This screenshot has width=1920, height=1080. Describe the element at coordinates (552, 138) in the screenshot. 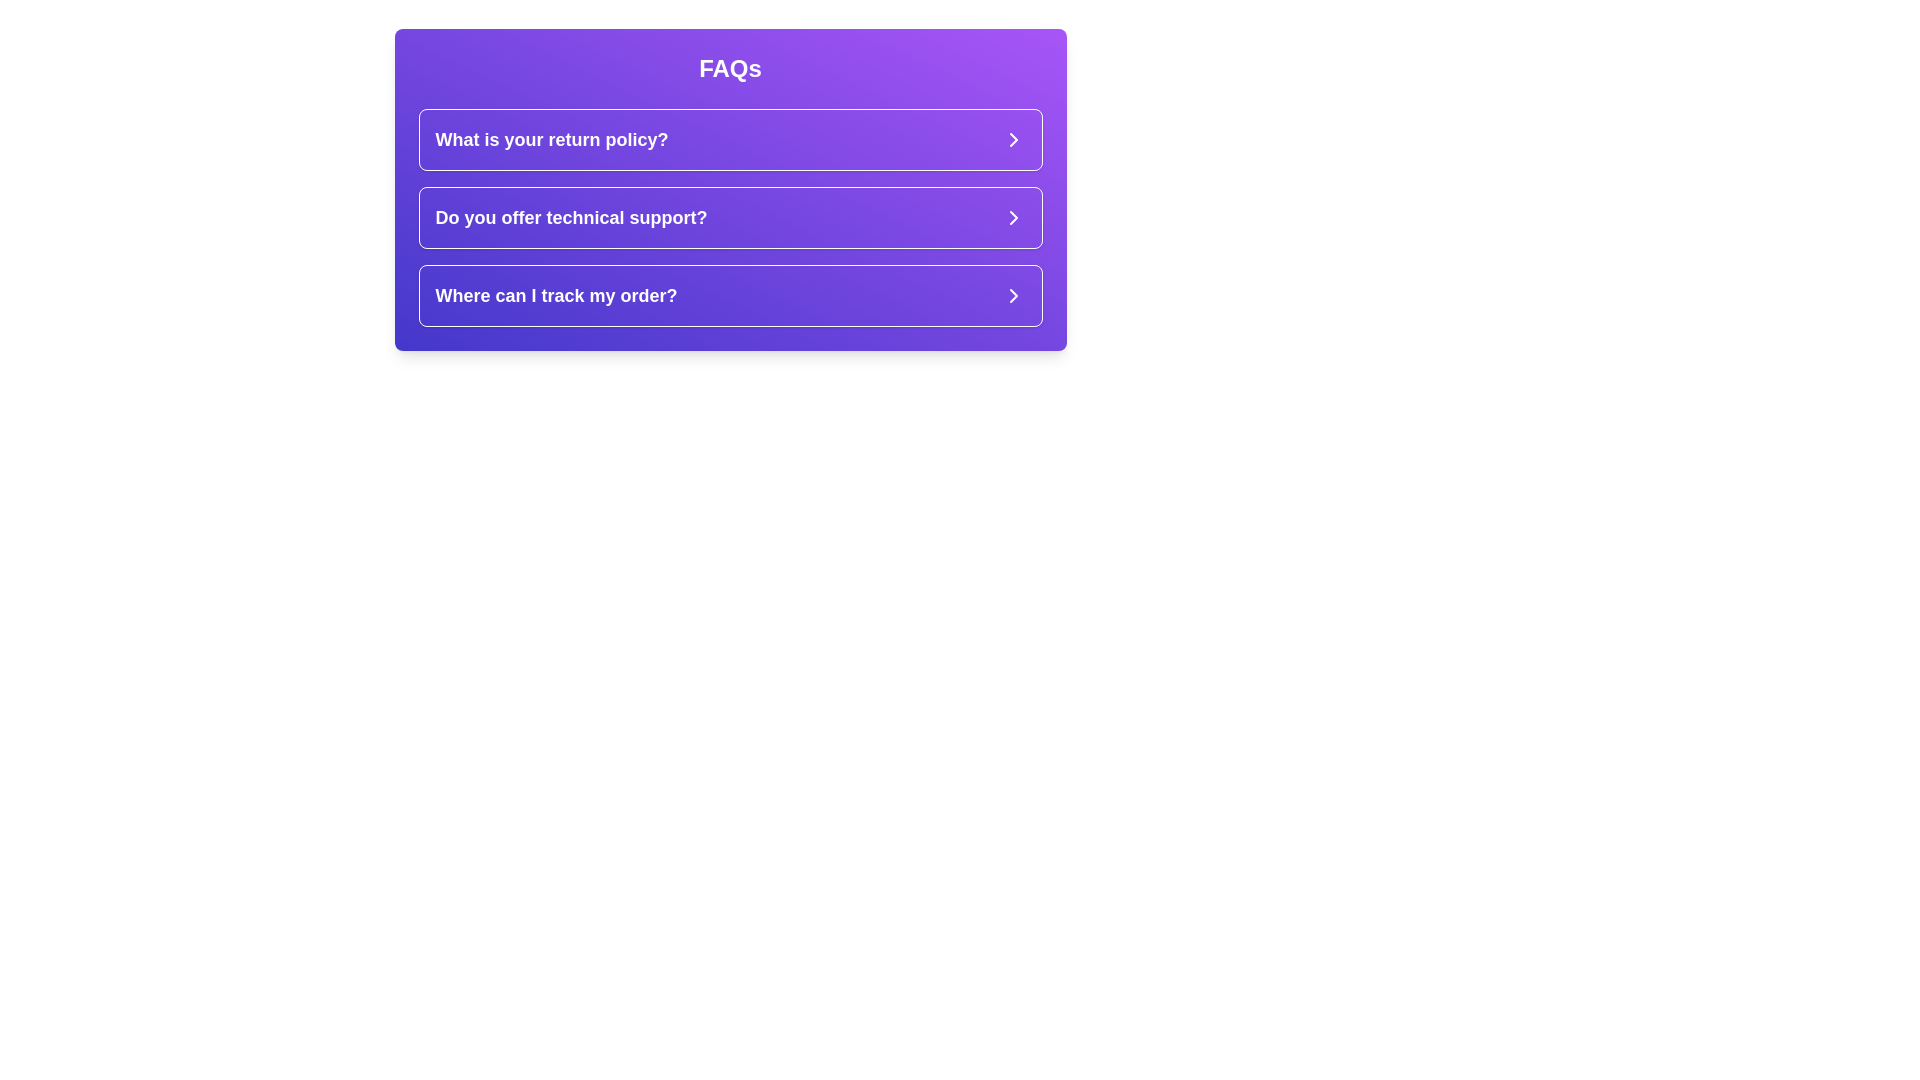

I see `the Static Text Label displaying 'What is your return policy?' which is located in the purple FAQ section` at that location.